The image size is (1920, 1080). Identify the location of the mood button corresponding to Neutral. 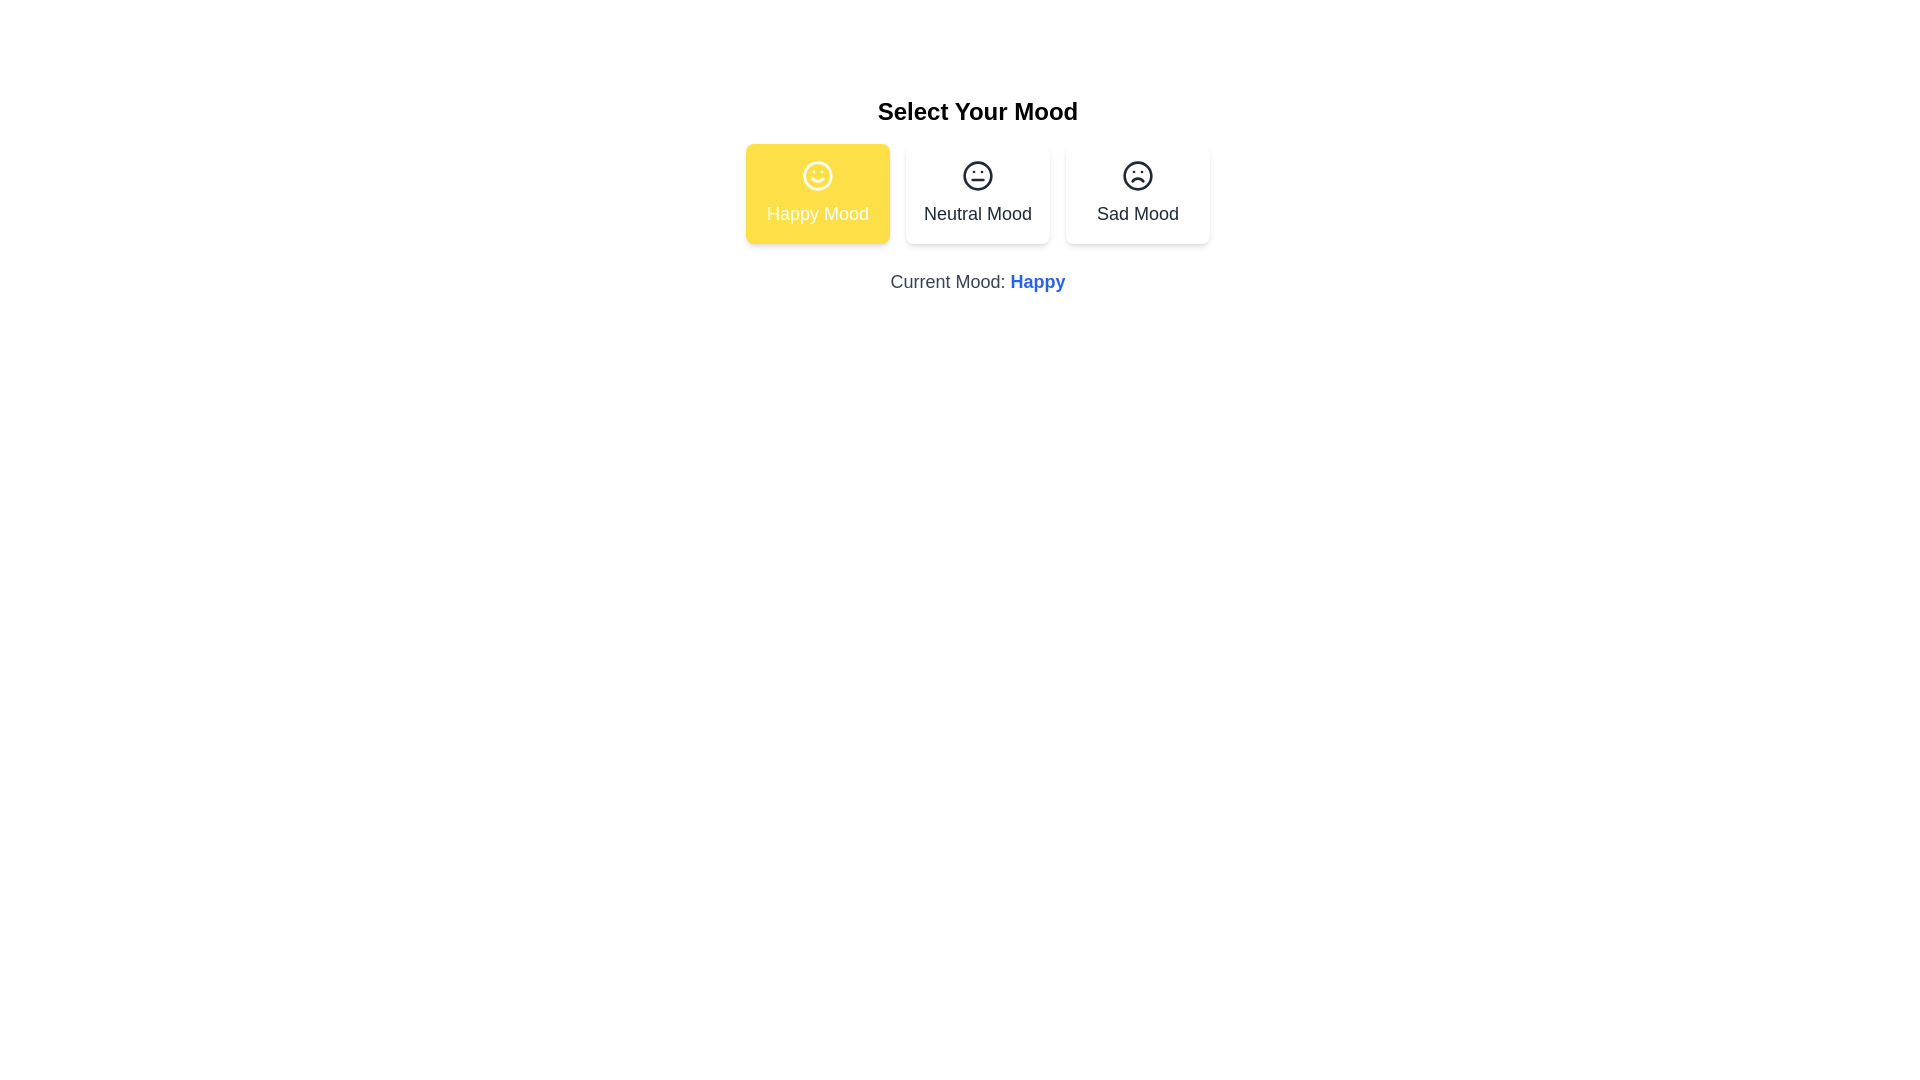
(978, 193).